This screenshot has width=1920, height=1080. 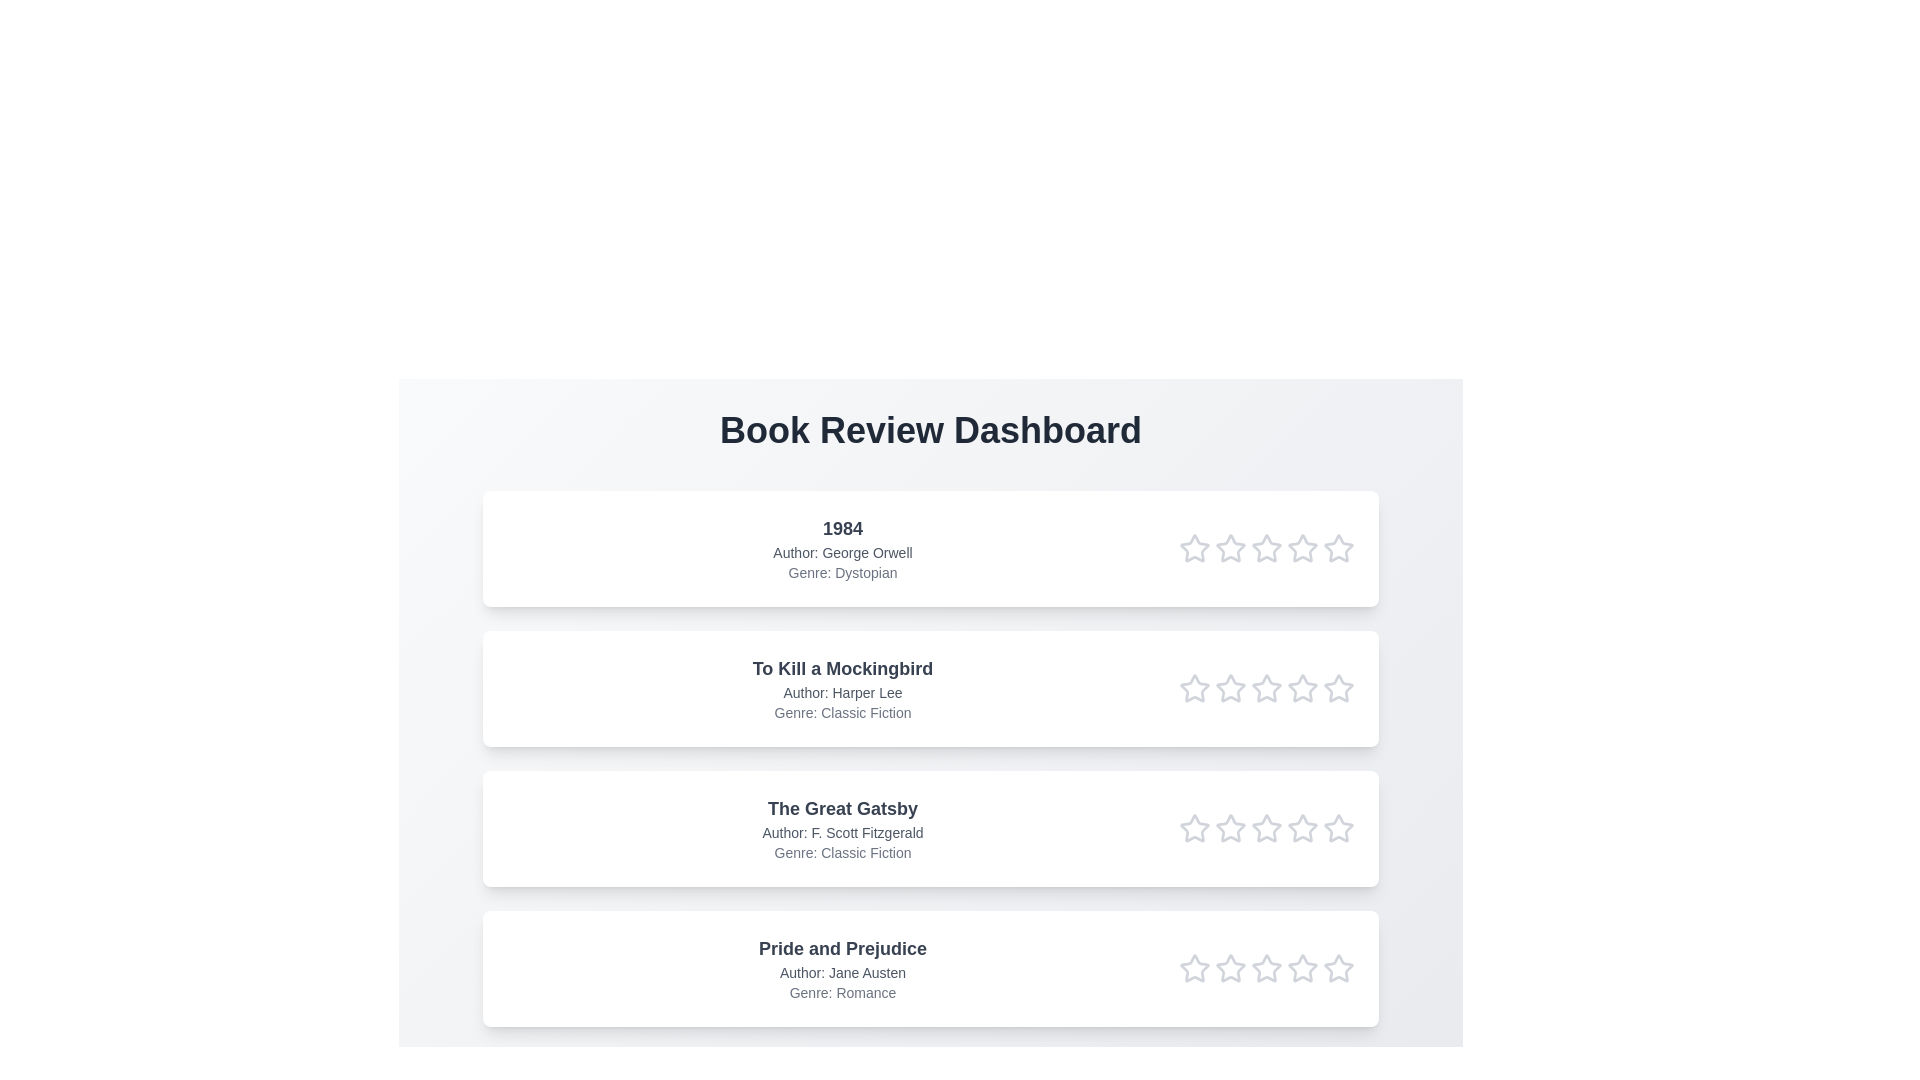 I want to click on the star corresponding to 2 in the rating row of the book titled To Kill a Mockingbird, so click(x=1229, y=688).